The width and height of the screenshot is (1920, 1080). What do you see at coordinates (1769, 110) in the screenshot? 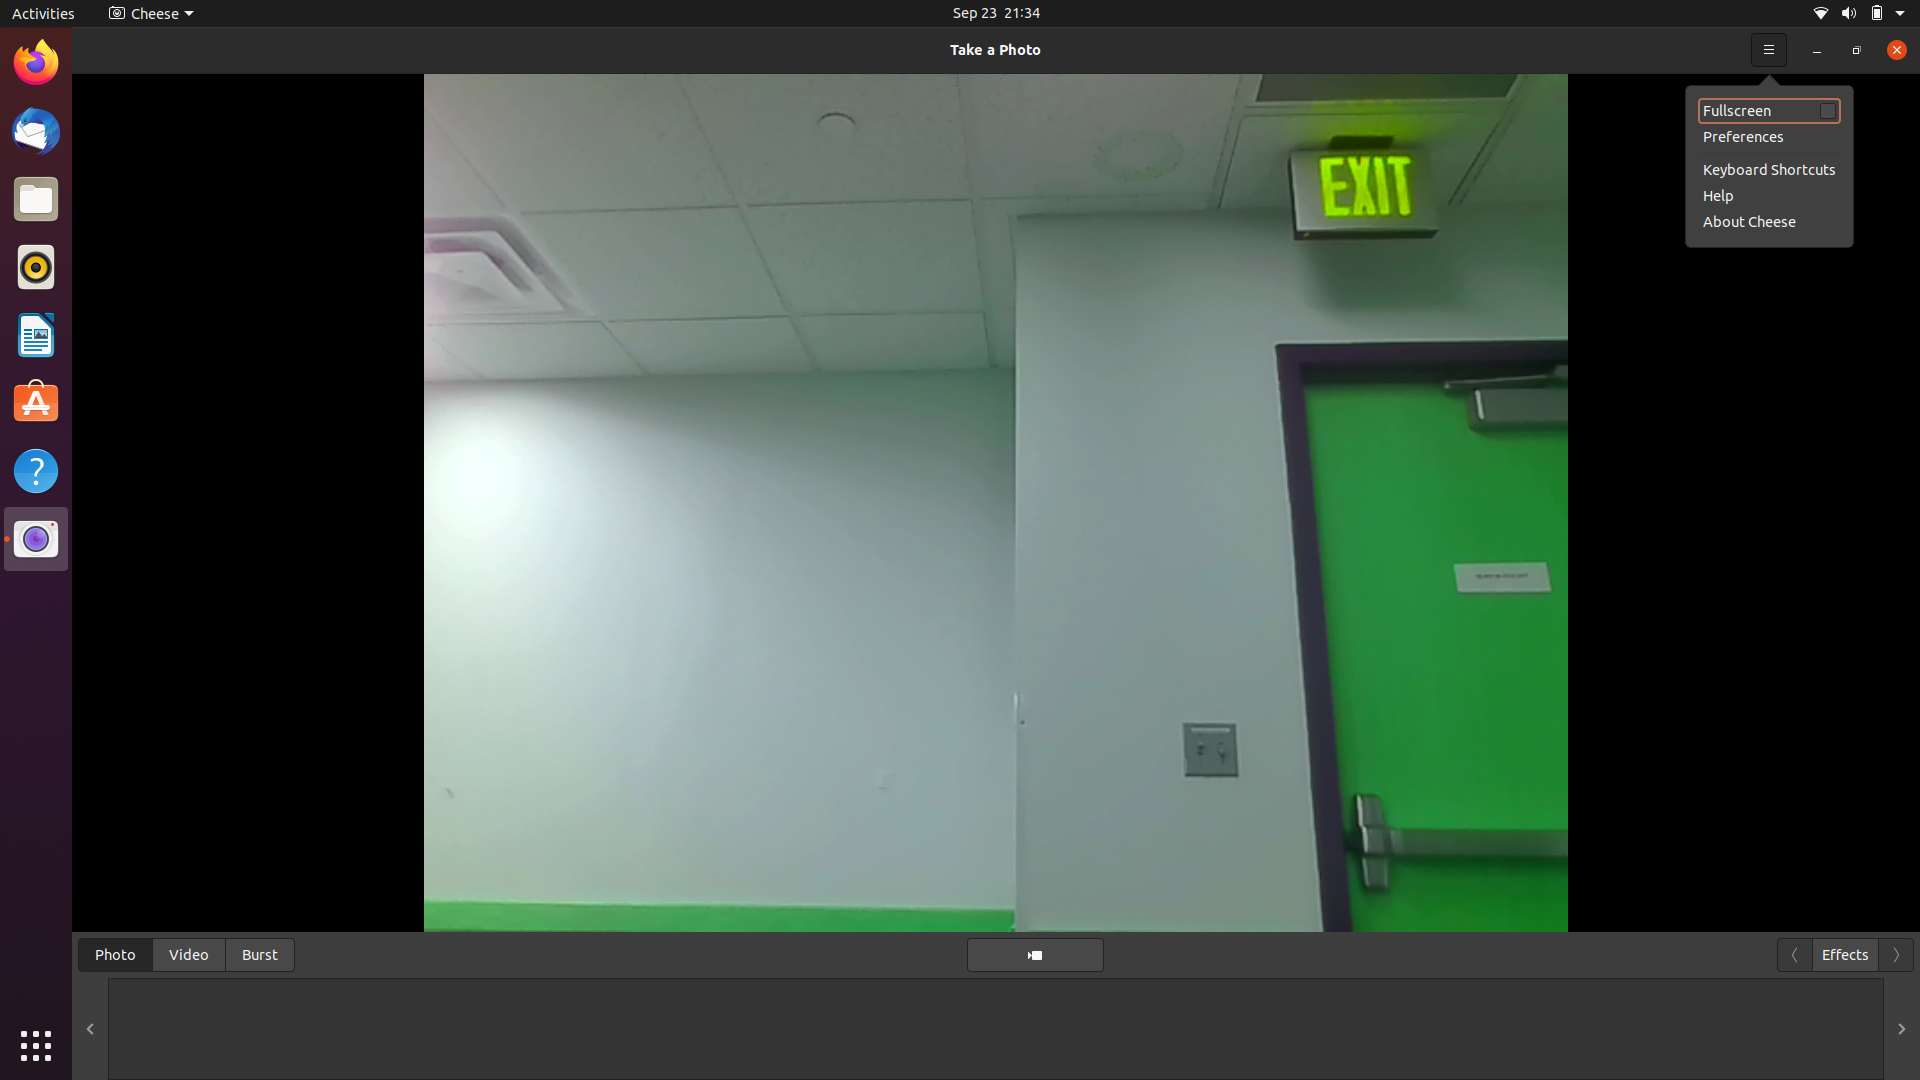
I see `Expand to fill the entire screen` at bounding box center [1769, 110].